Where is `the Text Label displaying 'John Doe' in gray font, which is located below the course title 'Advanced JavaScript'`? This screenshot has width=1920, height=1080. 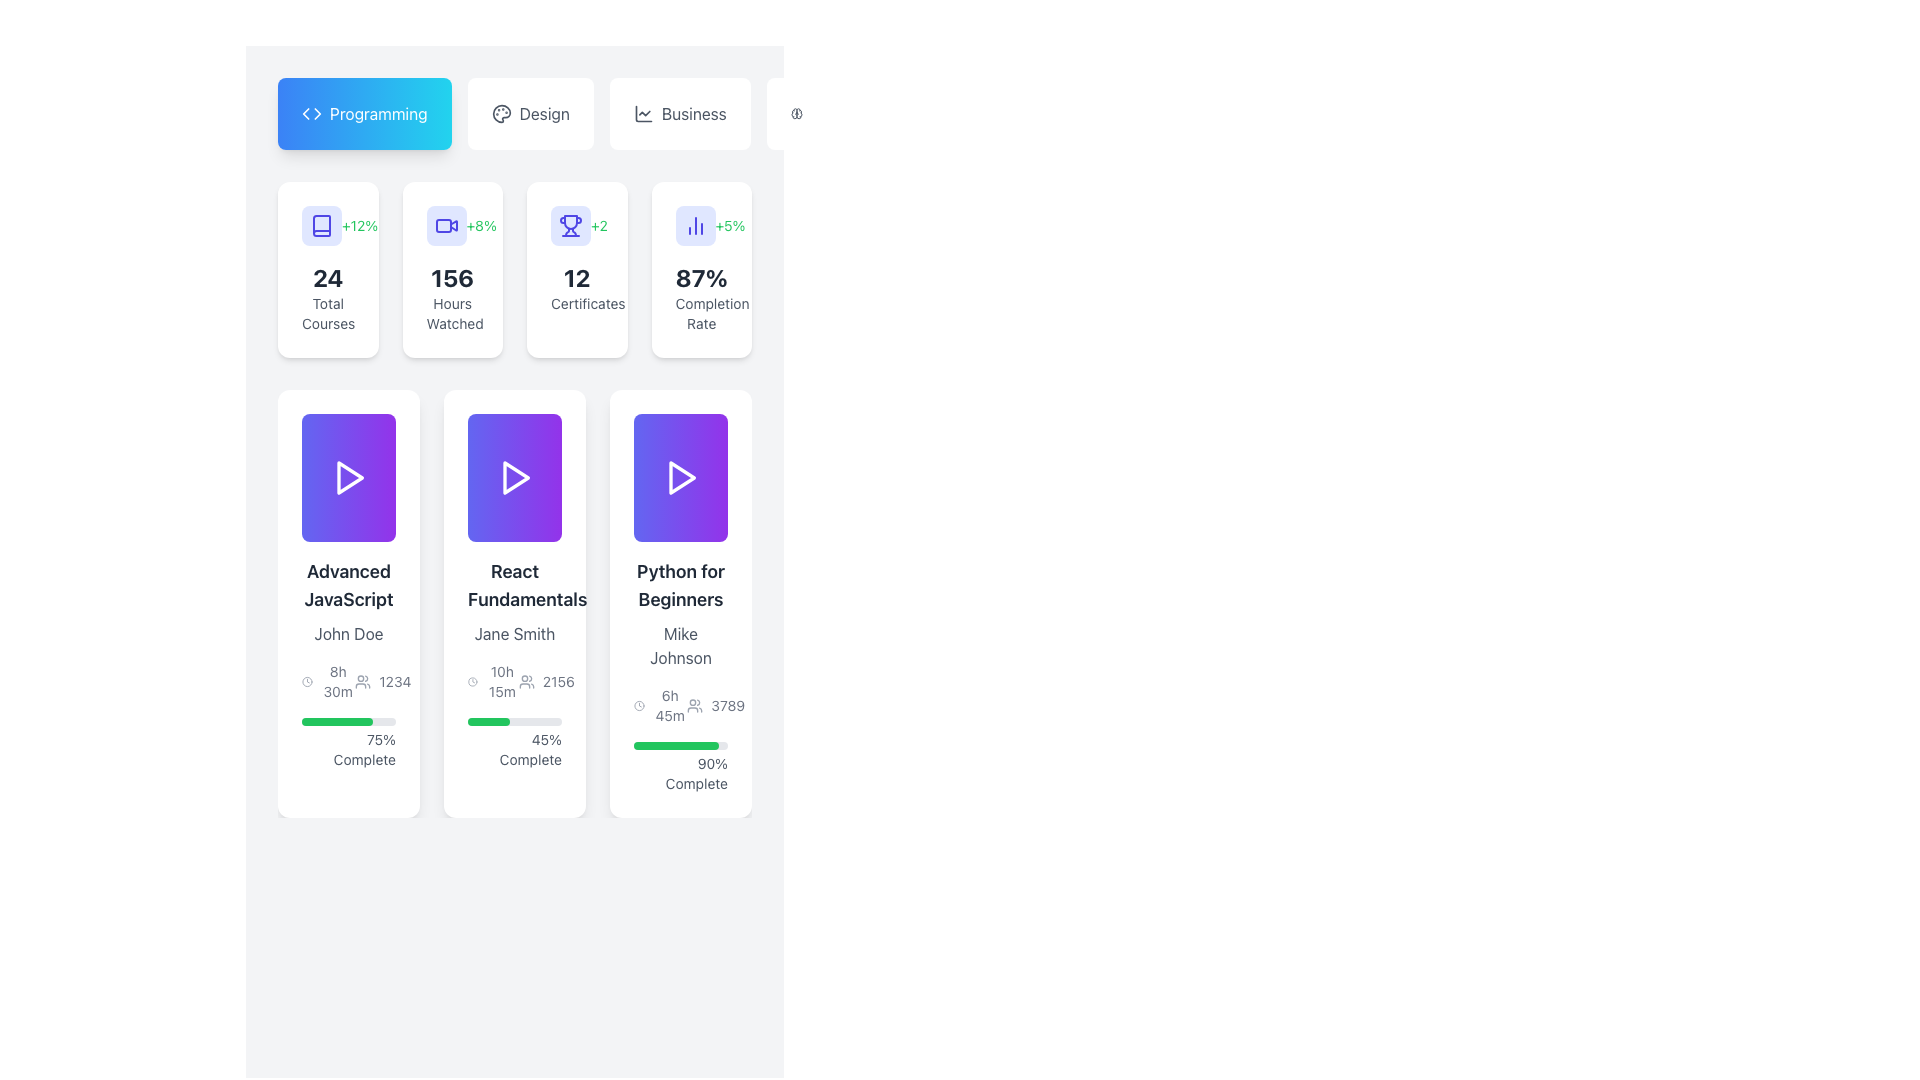 the Text Label displaying 'John Doe' in gray font, which is located below the course title 'Advanced JavaScript' is located at coordinates (349, 633).